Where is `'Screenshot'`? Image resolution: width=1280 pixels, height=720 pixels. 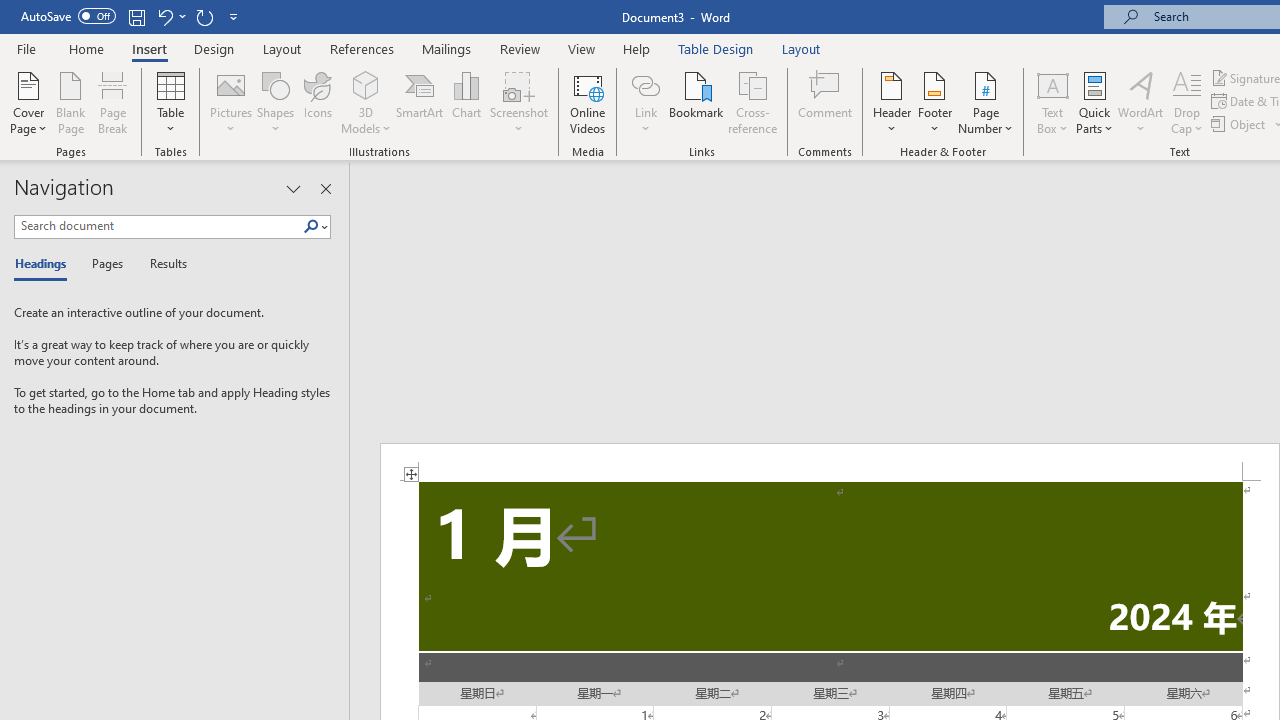 'Screenshot' is located at coordinates (519, 103).